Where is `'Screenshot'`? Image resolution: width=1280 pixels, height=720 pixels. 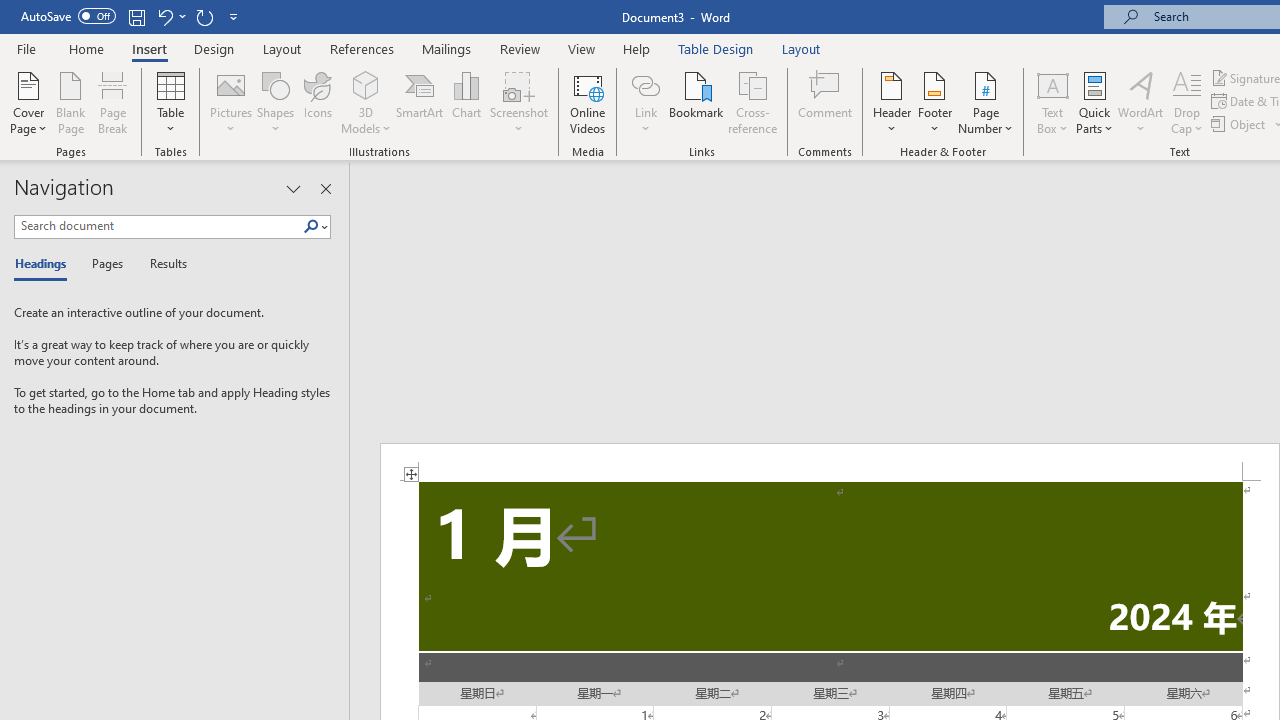 'Screenshot' is located at coordinates (519, 103).